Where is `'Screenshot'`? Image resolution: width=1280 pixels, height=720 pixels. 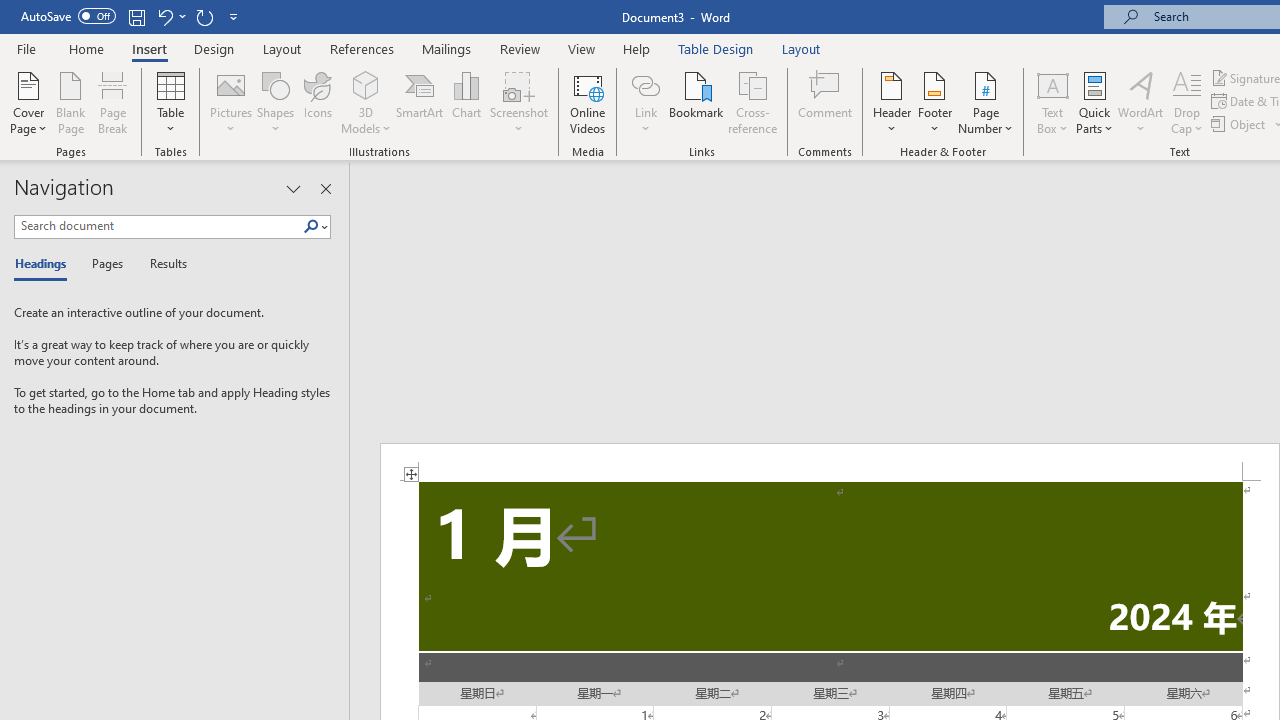 'Screenshot' is located at coordinates (519, 103).